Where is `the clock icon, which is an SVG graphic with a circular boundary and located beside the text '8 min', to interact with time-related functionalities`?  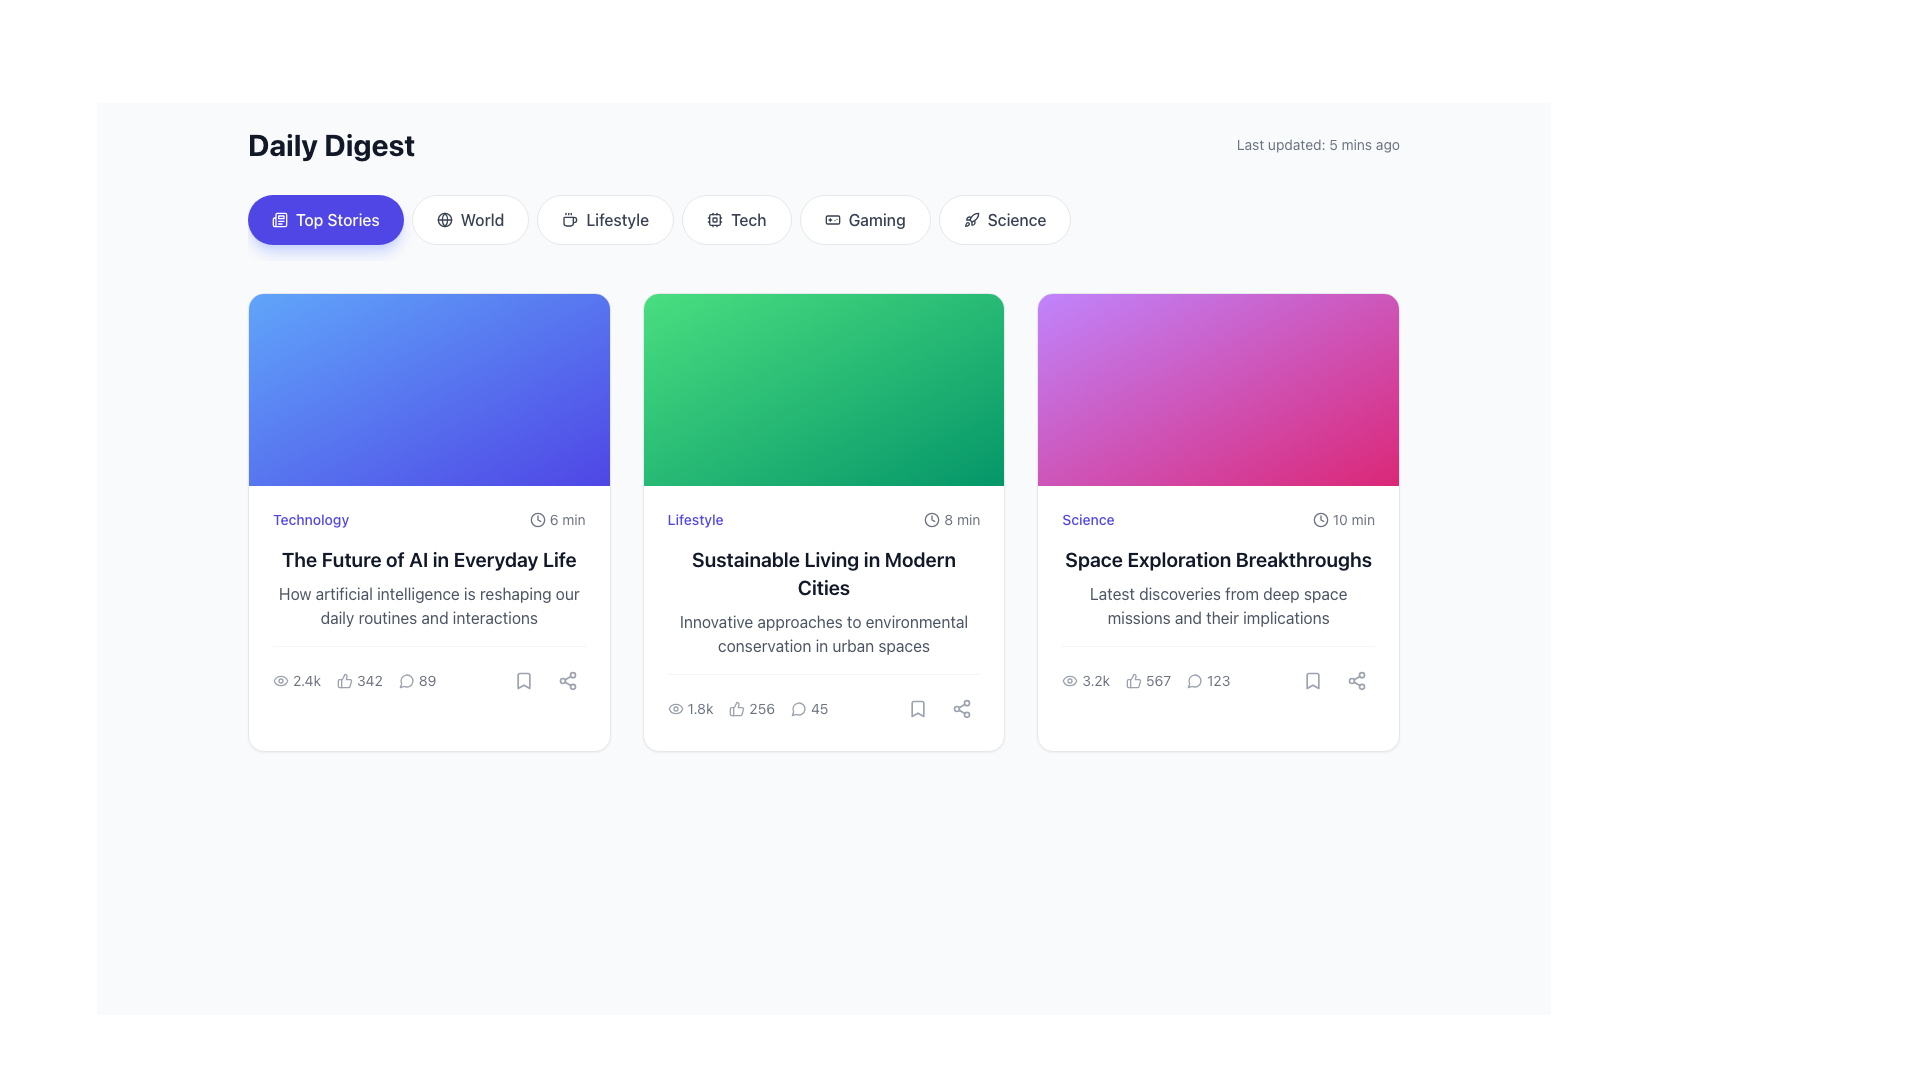 the clock icon, which is an SVG graphic with a circular boundary and located beside the text '8 min', to interact with time-related functionalities is located at coordinates (931, 519).